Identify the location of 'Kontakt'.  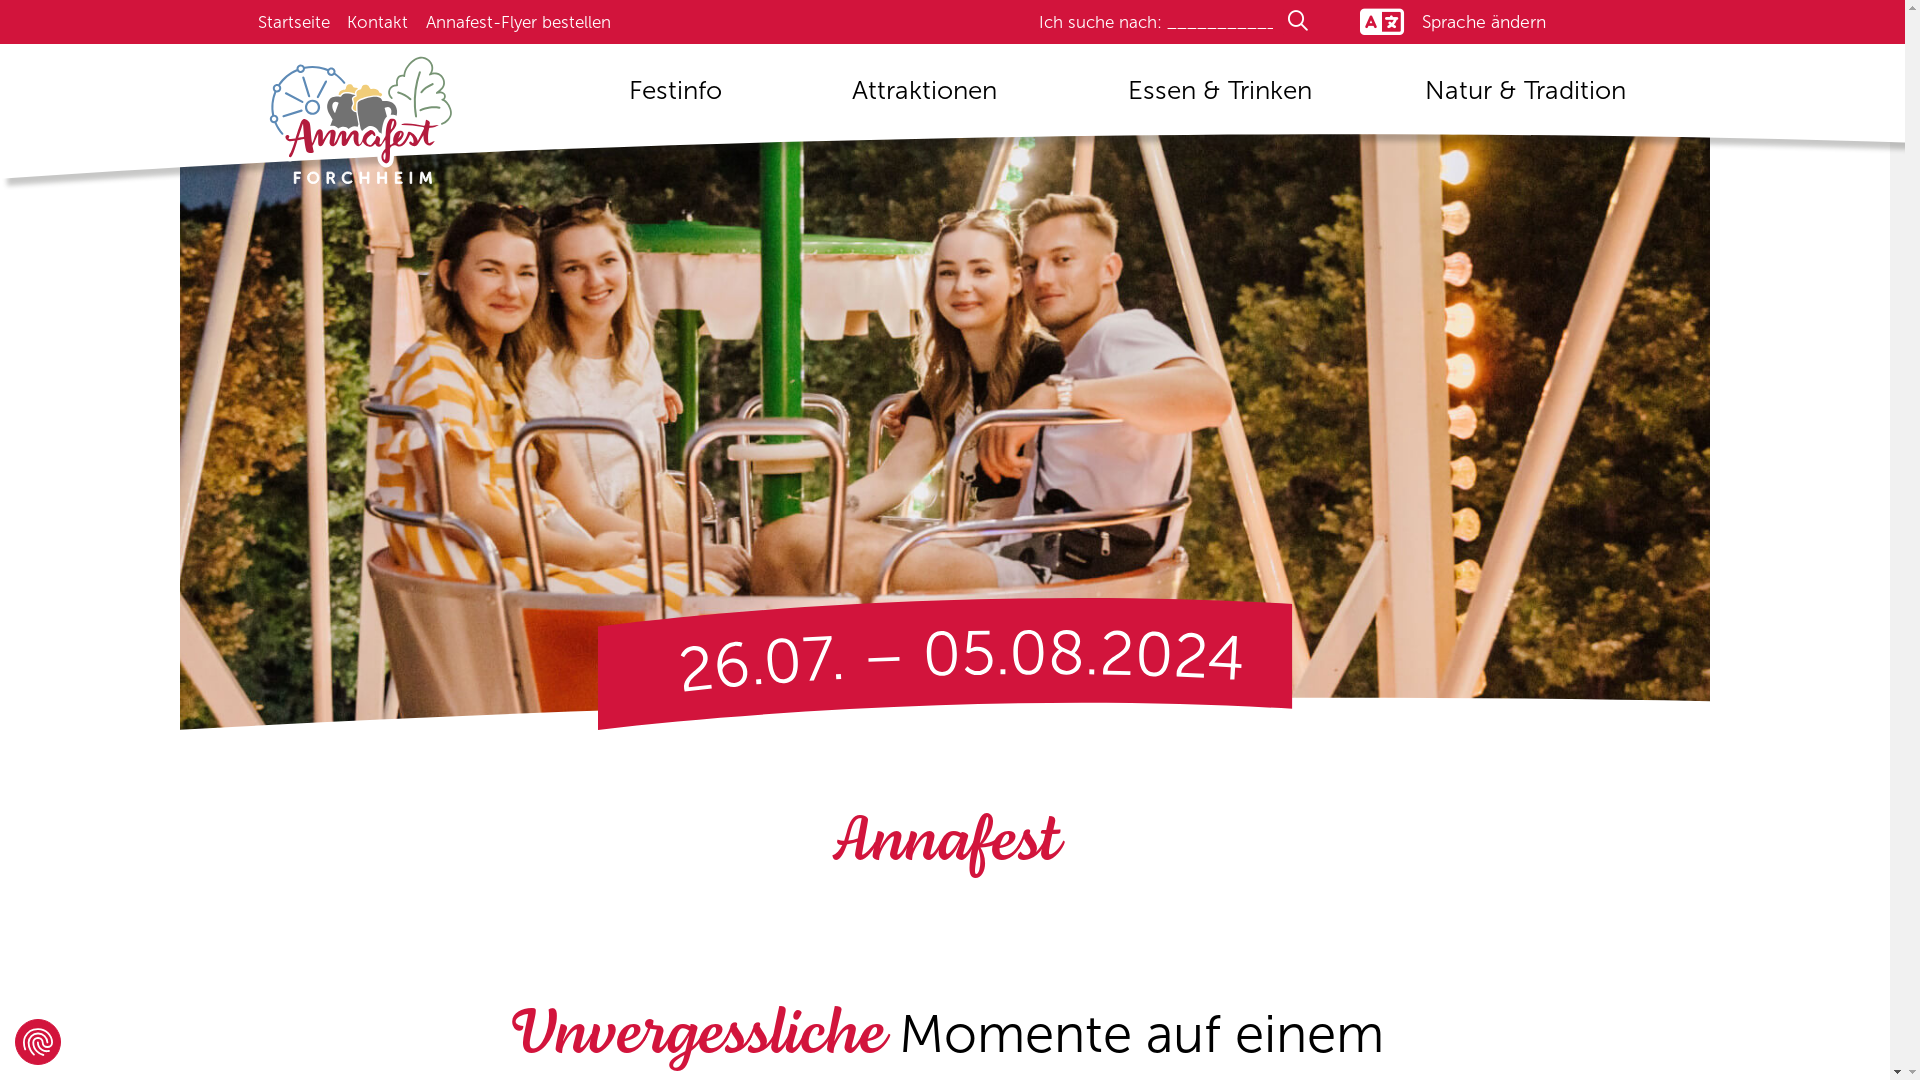
(377, 22).